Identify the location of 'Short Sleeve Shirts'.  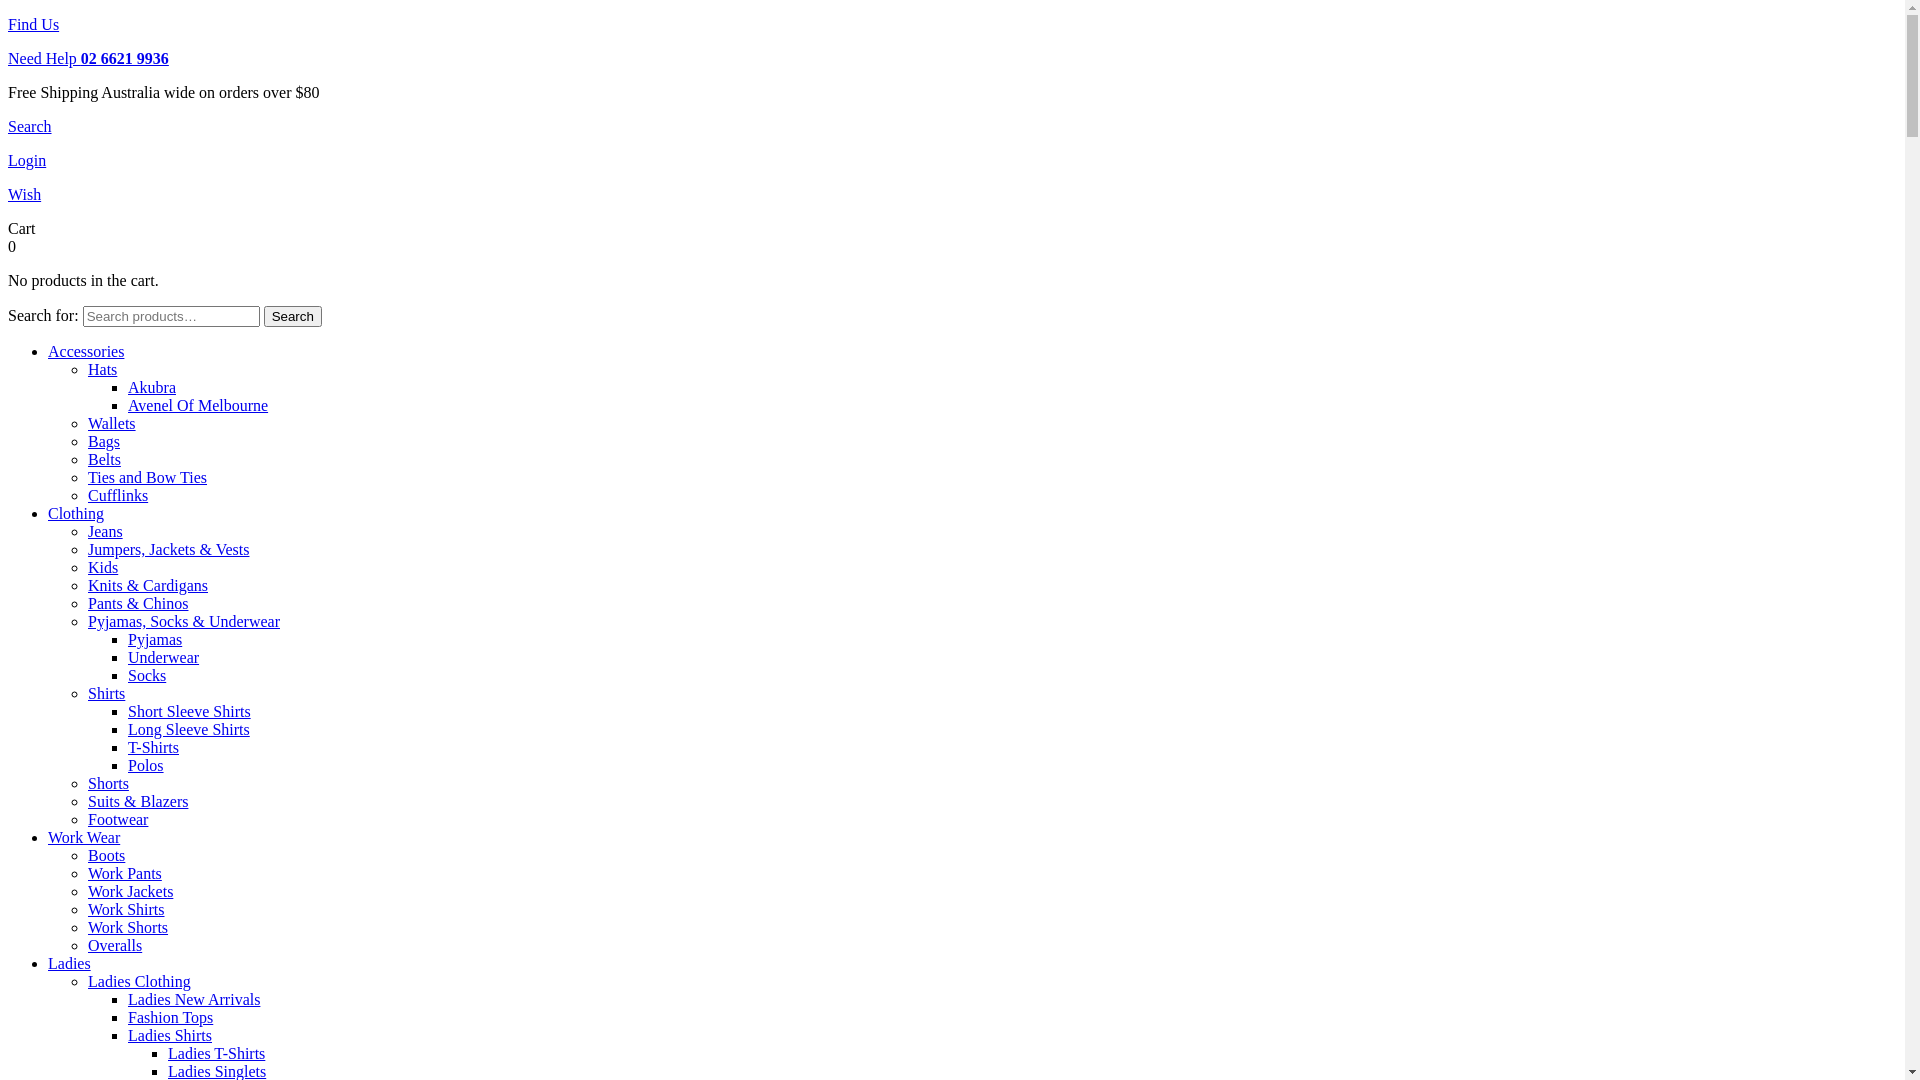
(127, 710).